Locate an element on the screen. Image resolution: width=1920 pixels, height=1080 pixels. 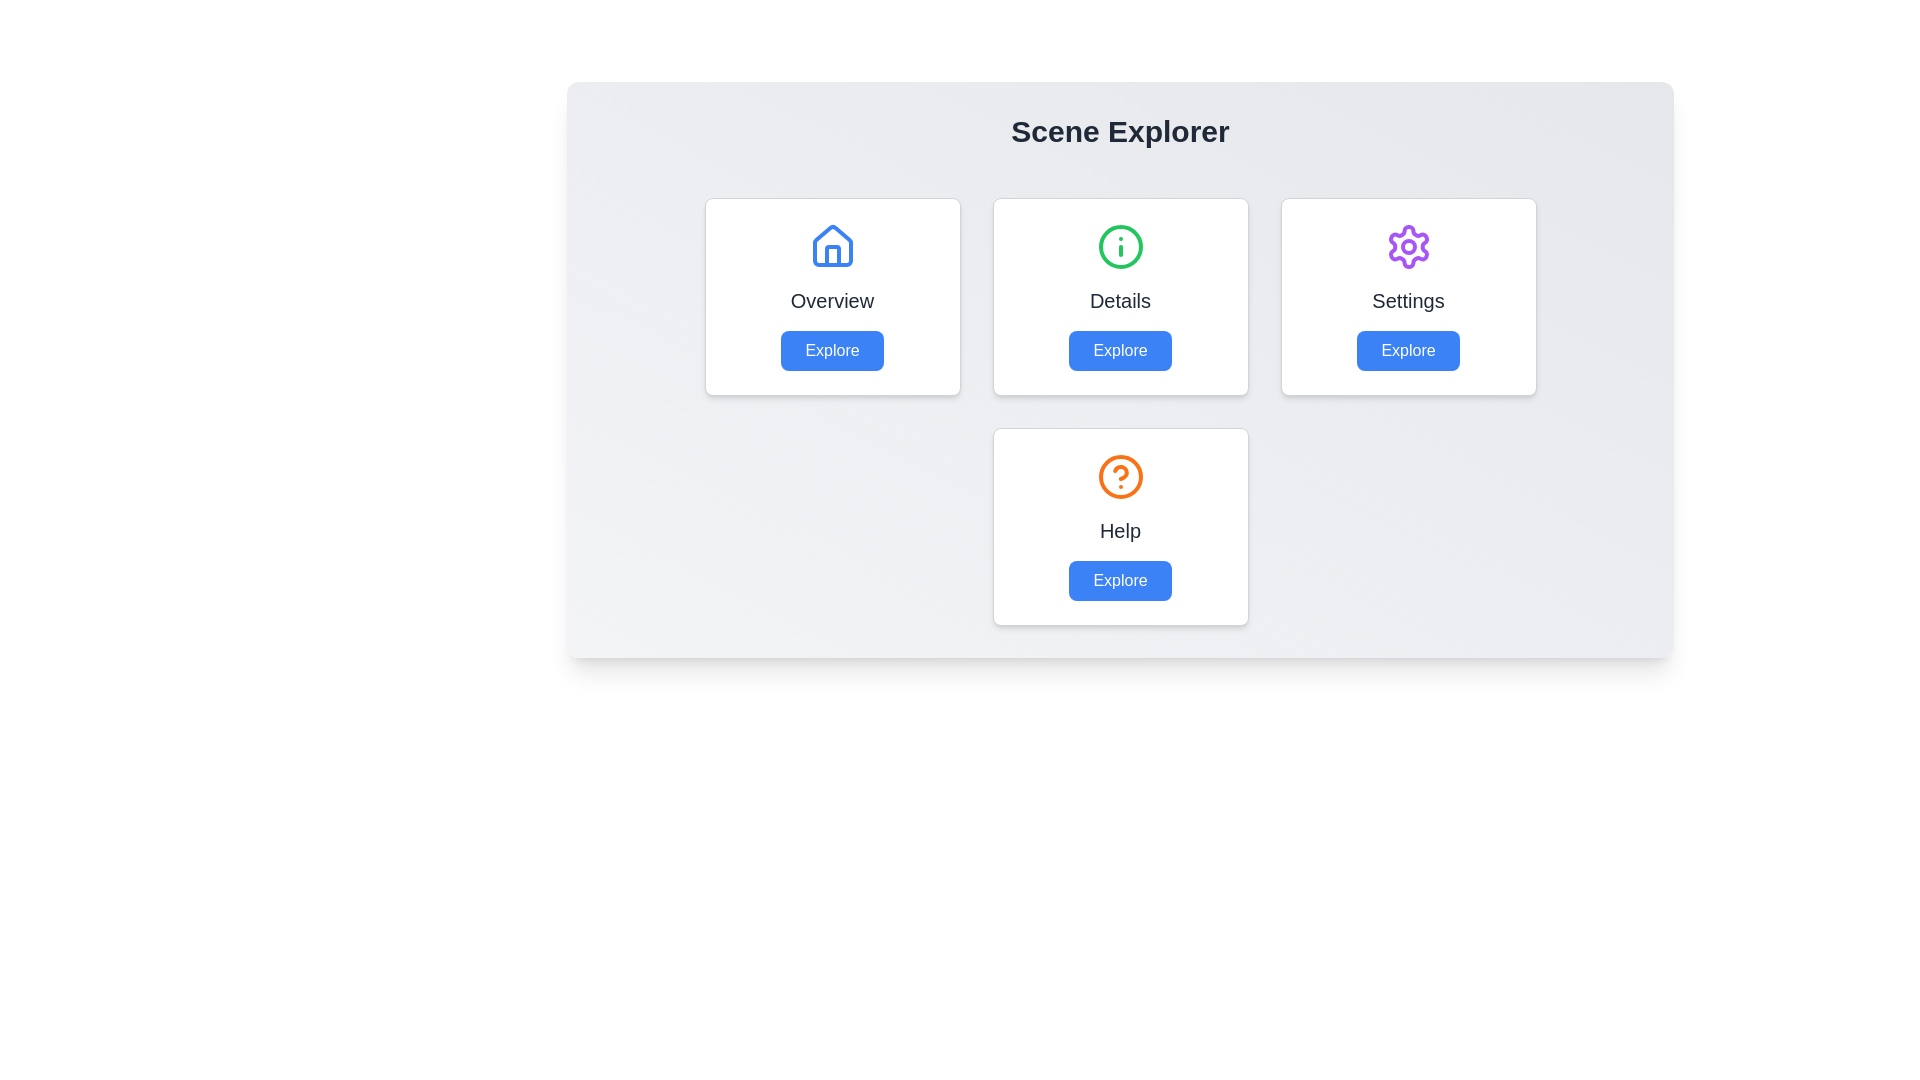
the Text label that describes the contents or purpose of the card providing information about 'Details', located in the center of the second card in the first row of the grid layout is located at coordinates (1120, 300).